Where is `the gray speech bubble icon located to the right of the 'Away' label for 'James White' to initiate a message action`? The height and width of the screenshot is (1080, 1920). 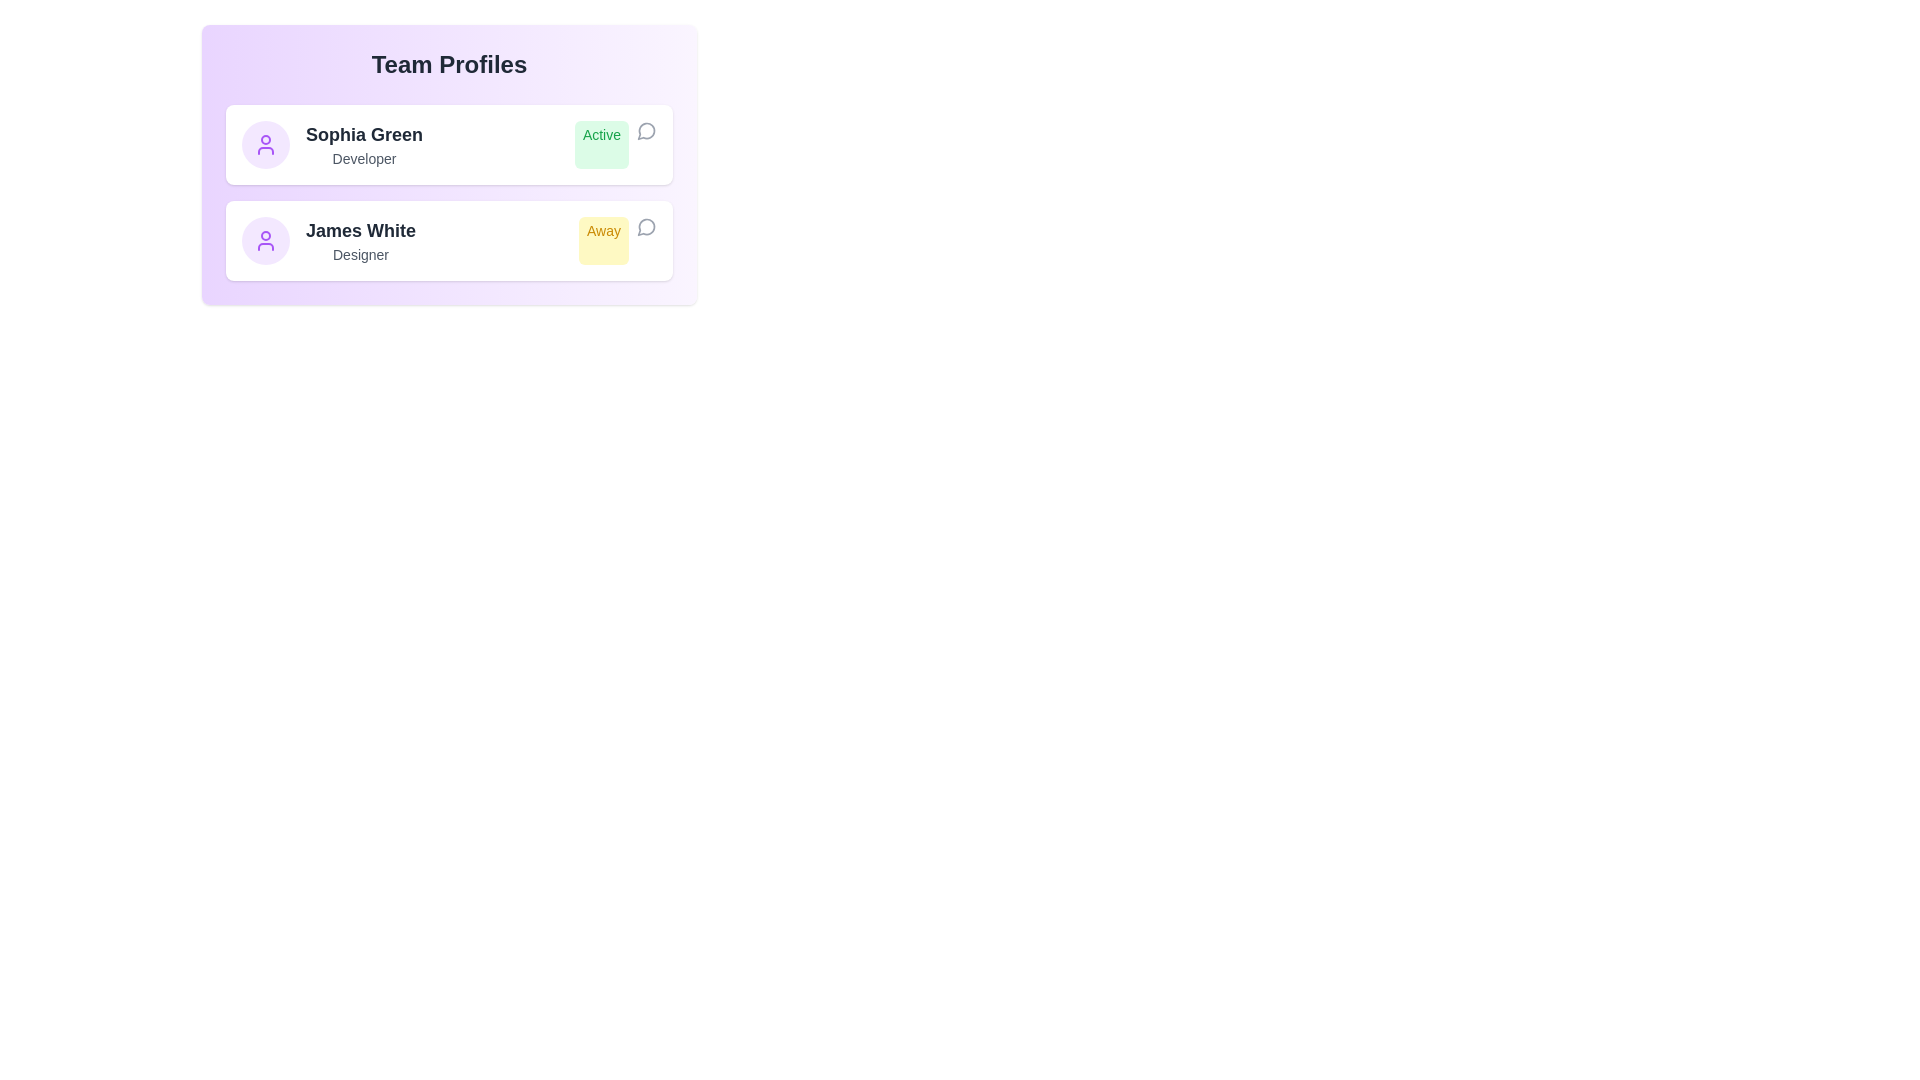 the gray speech bubble icon located to the right of the 'Away' label for 'James White' to initiate a message action is located at coordinates (647, 226).